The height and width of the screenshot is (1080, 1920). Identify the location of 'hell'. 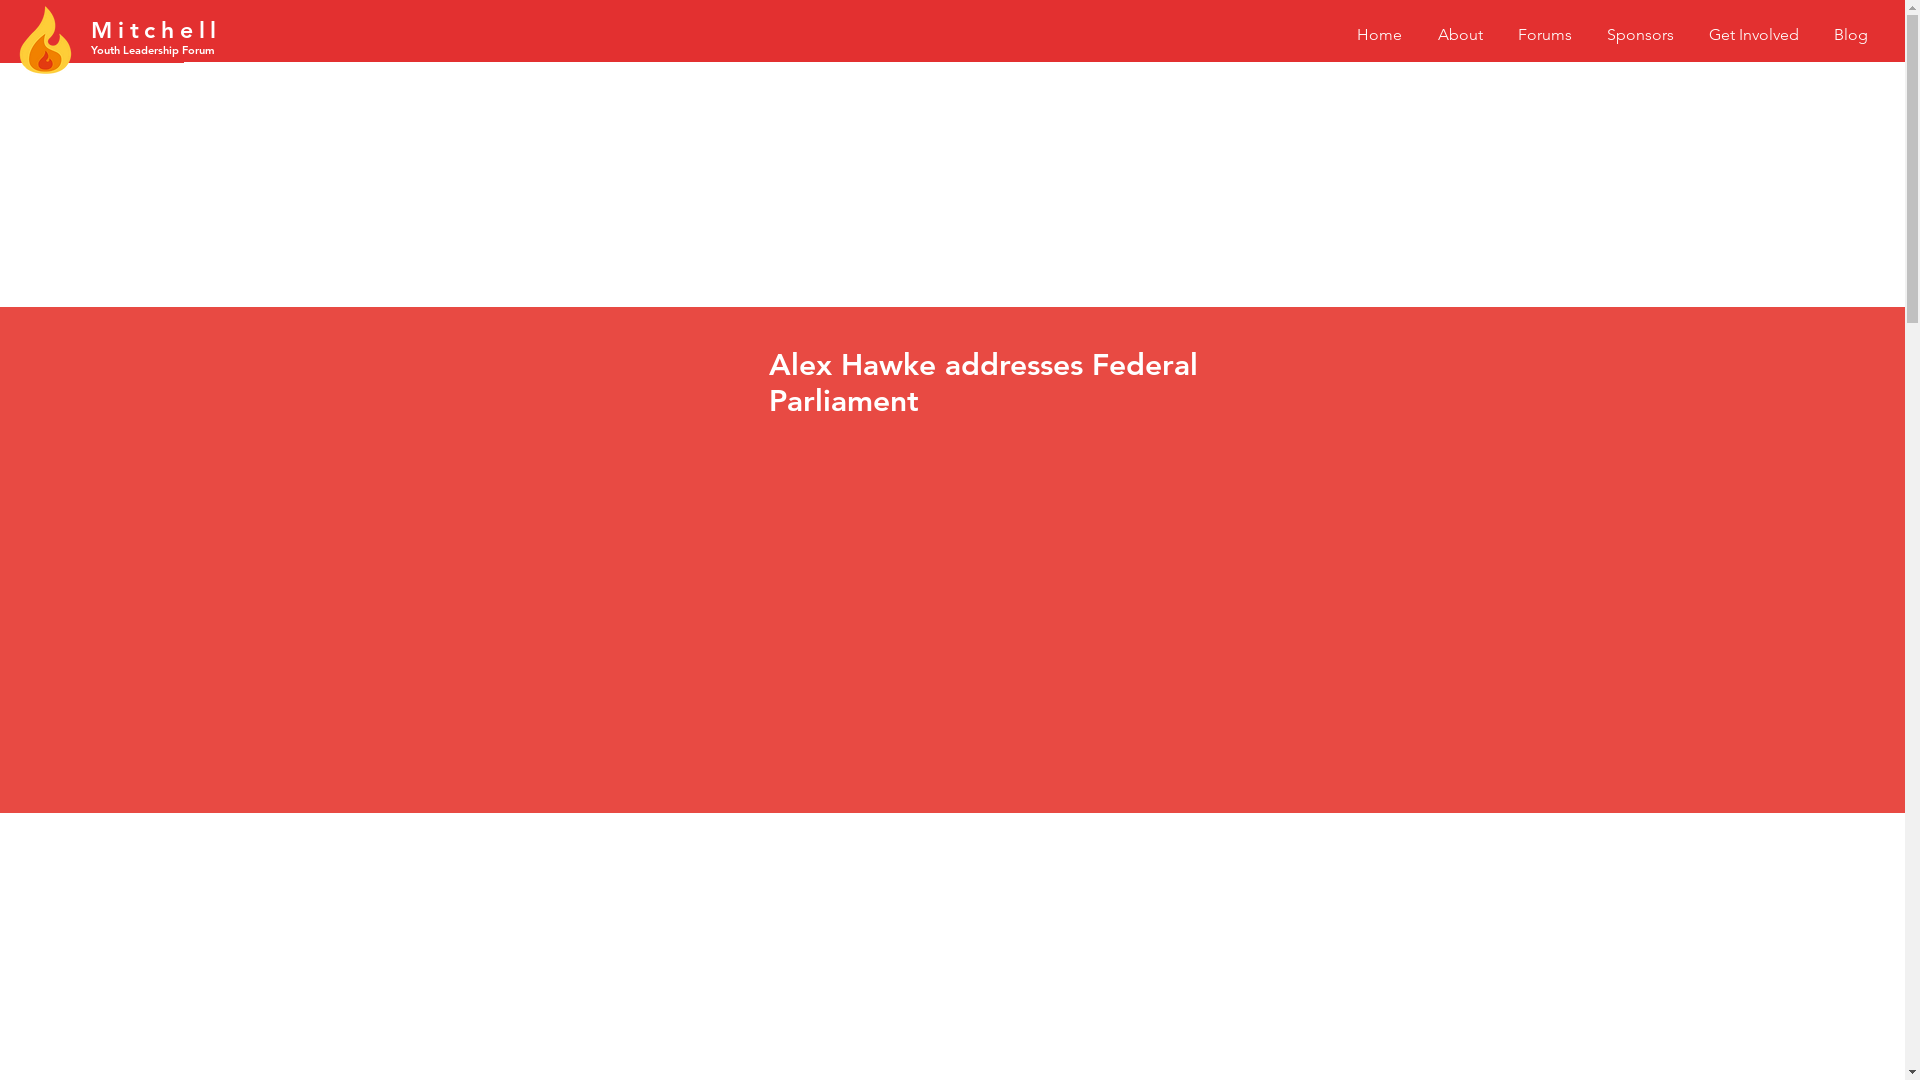
(191, 30).